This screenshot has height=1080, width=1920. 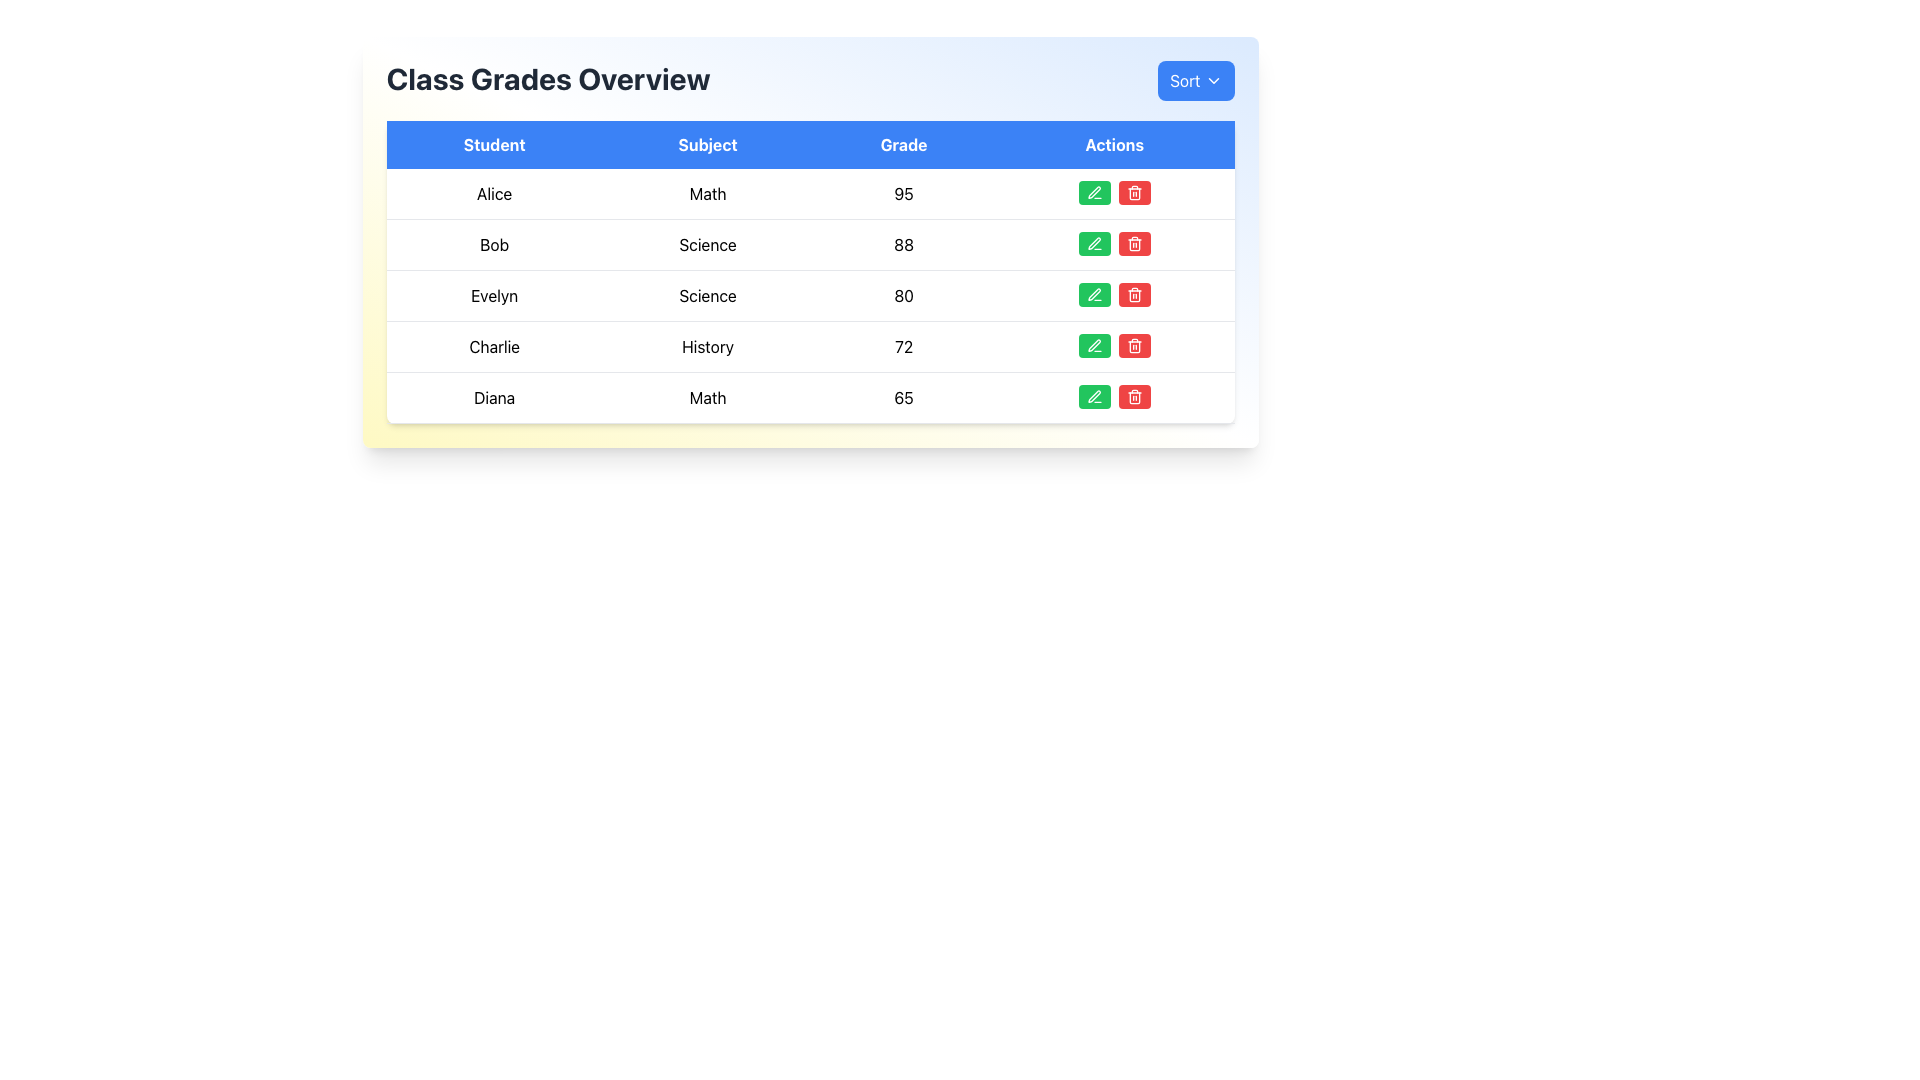 I want to click on the green button with a pen icon located in the first row of the 'Actions' column, so click(x=1093, y=192).